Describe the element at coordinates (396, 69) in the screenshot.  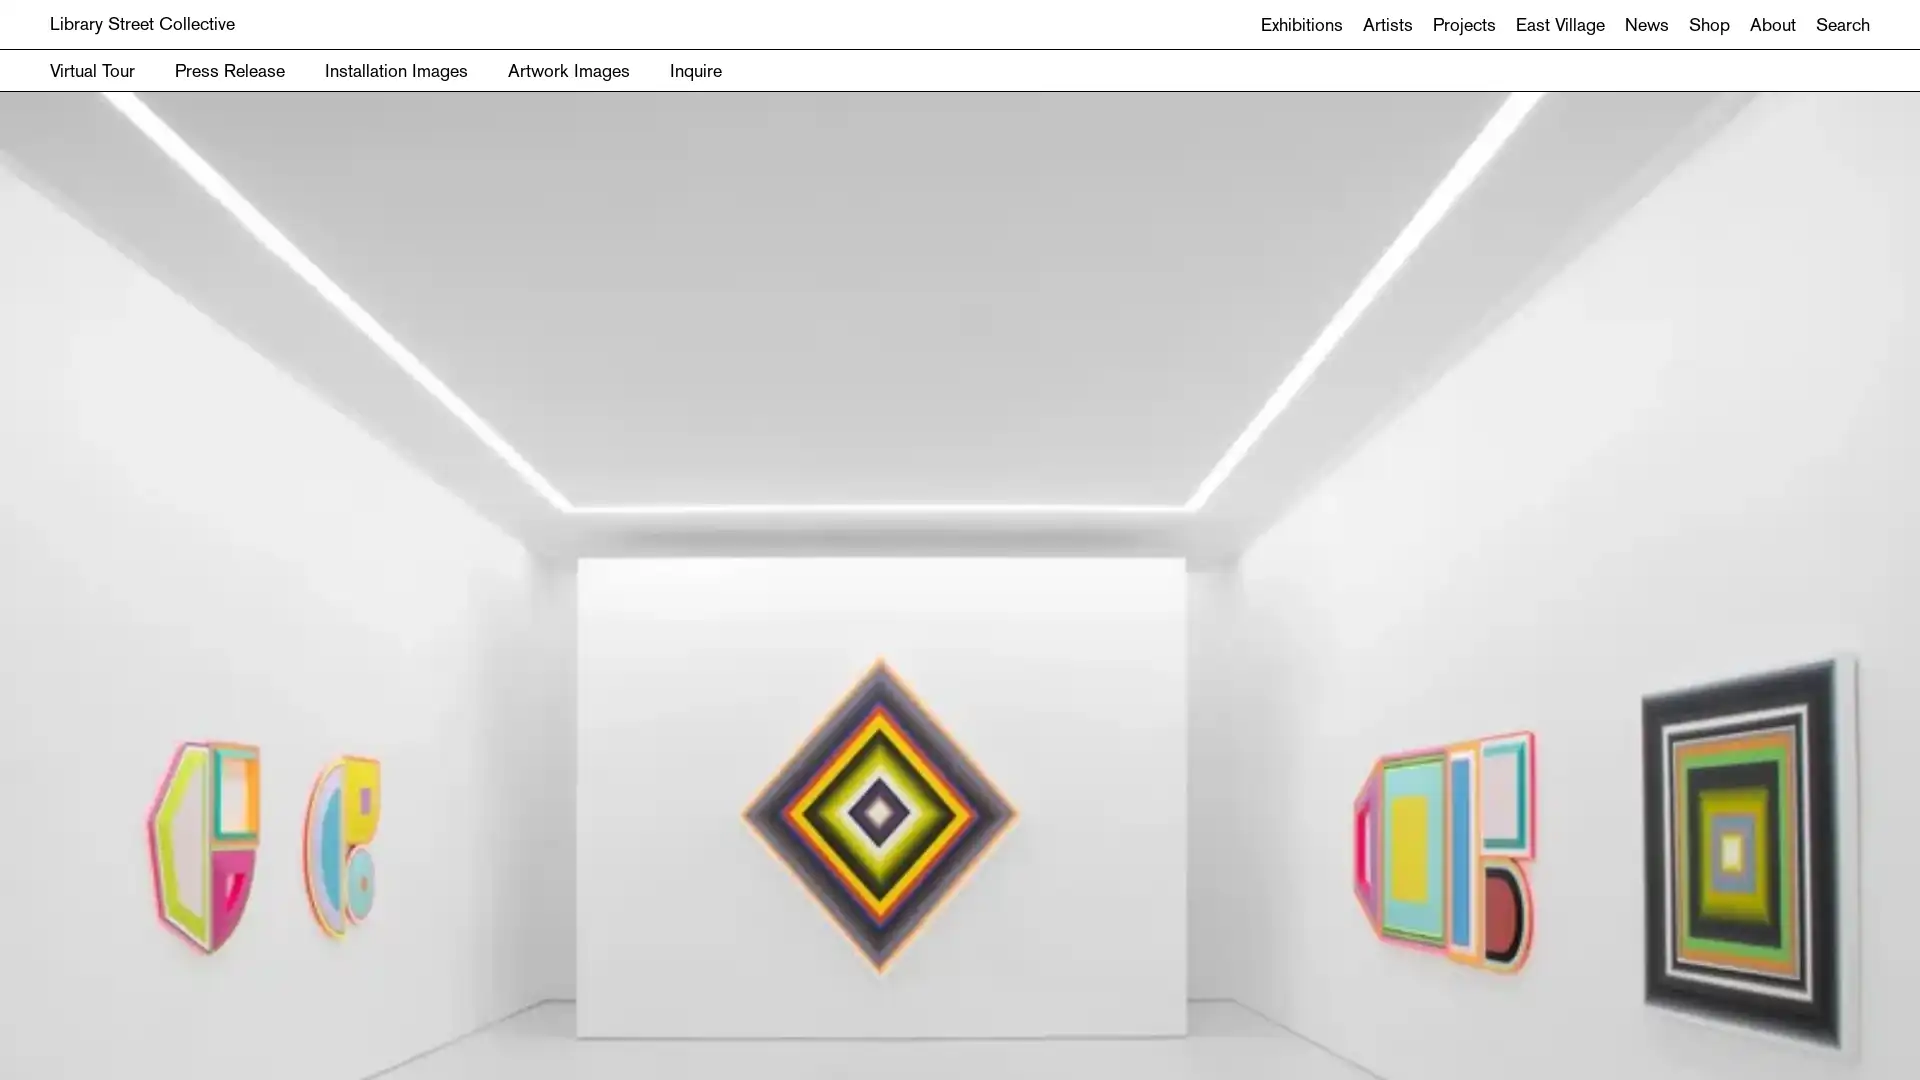
I see `Installation Images` at that location.